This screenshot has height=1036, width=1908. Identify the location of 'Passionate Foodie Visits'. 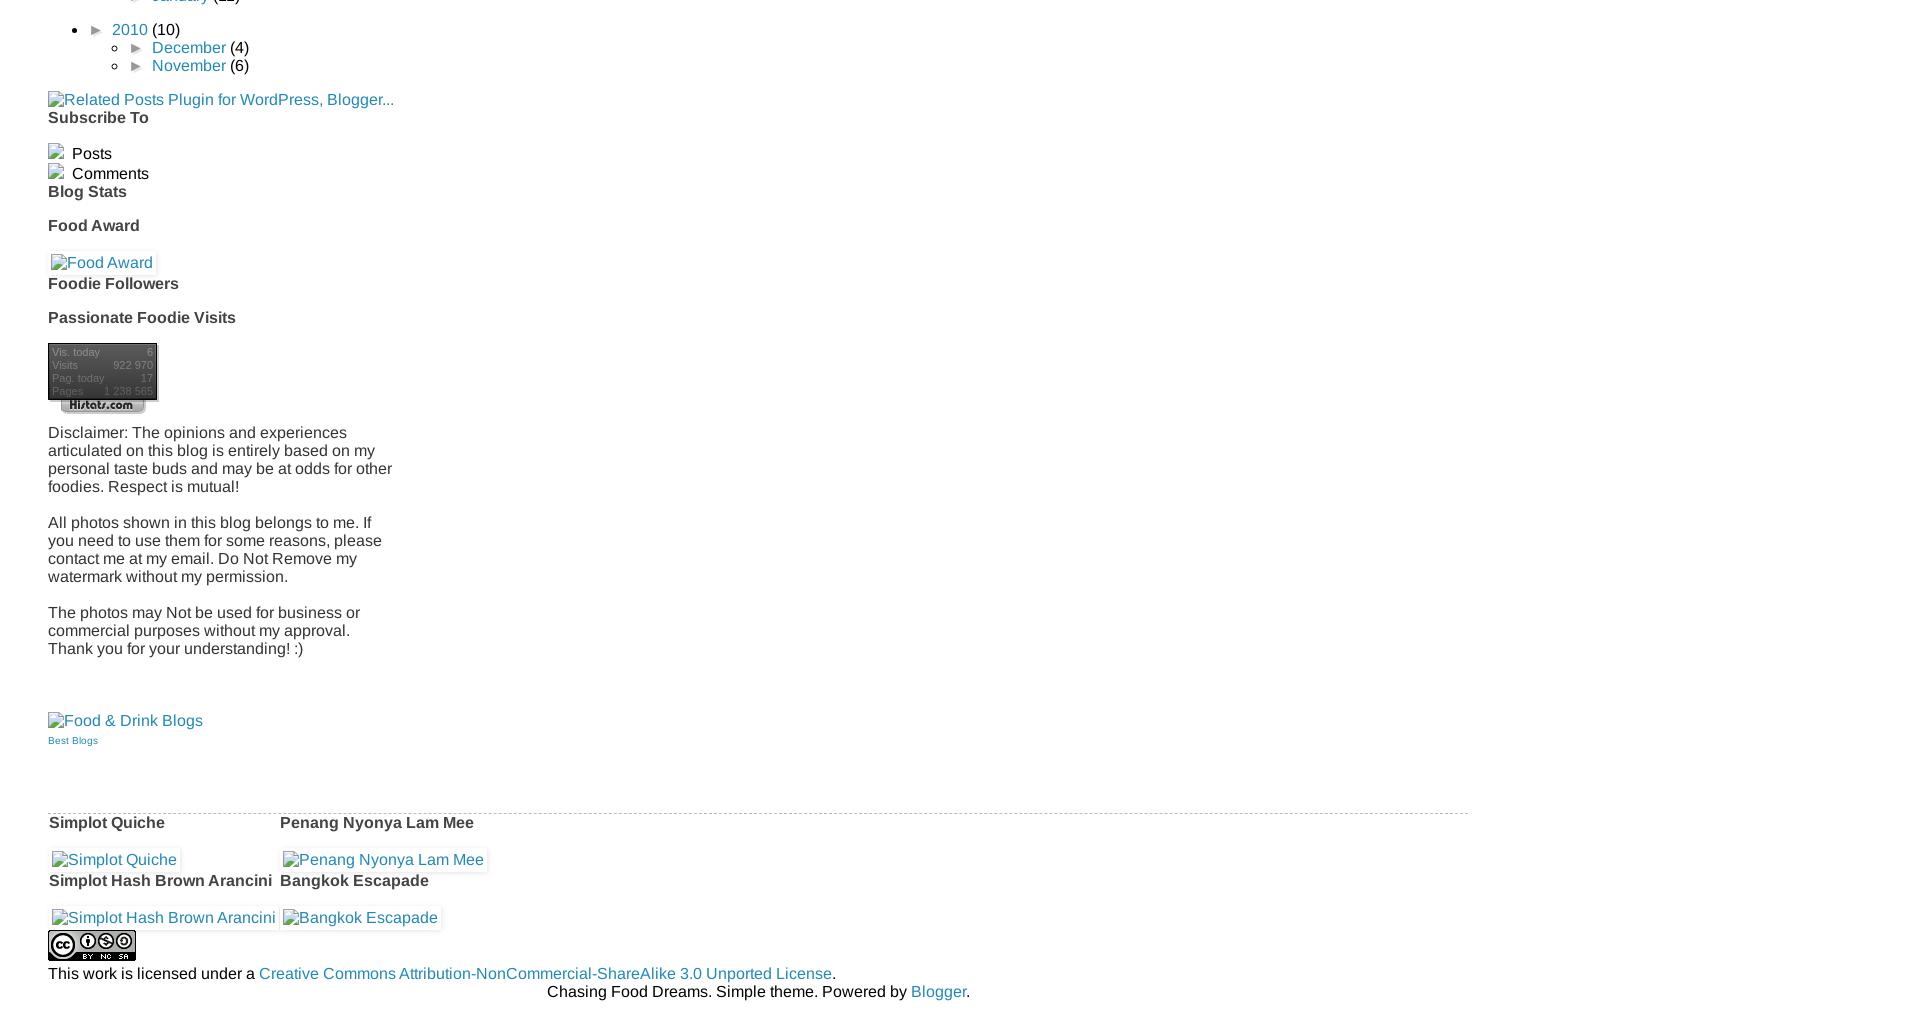
(47, 316).